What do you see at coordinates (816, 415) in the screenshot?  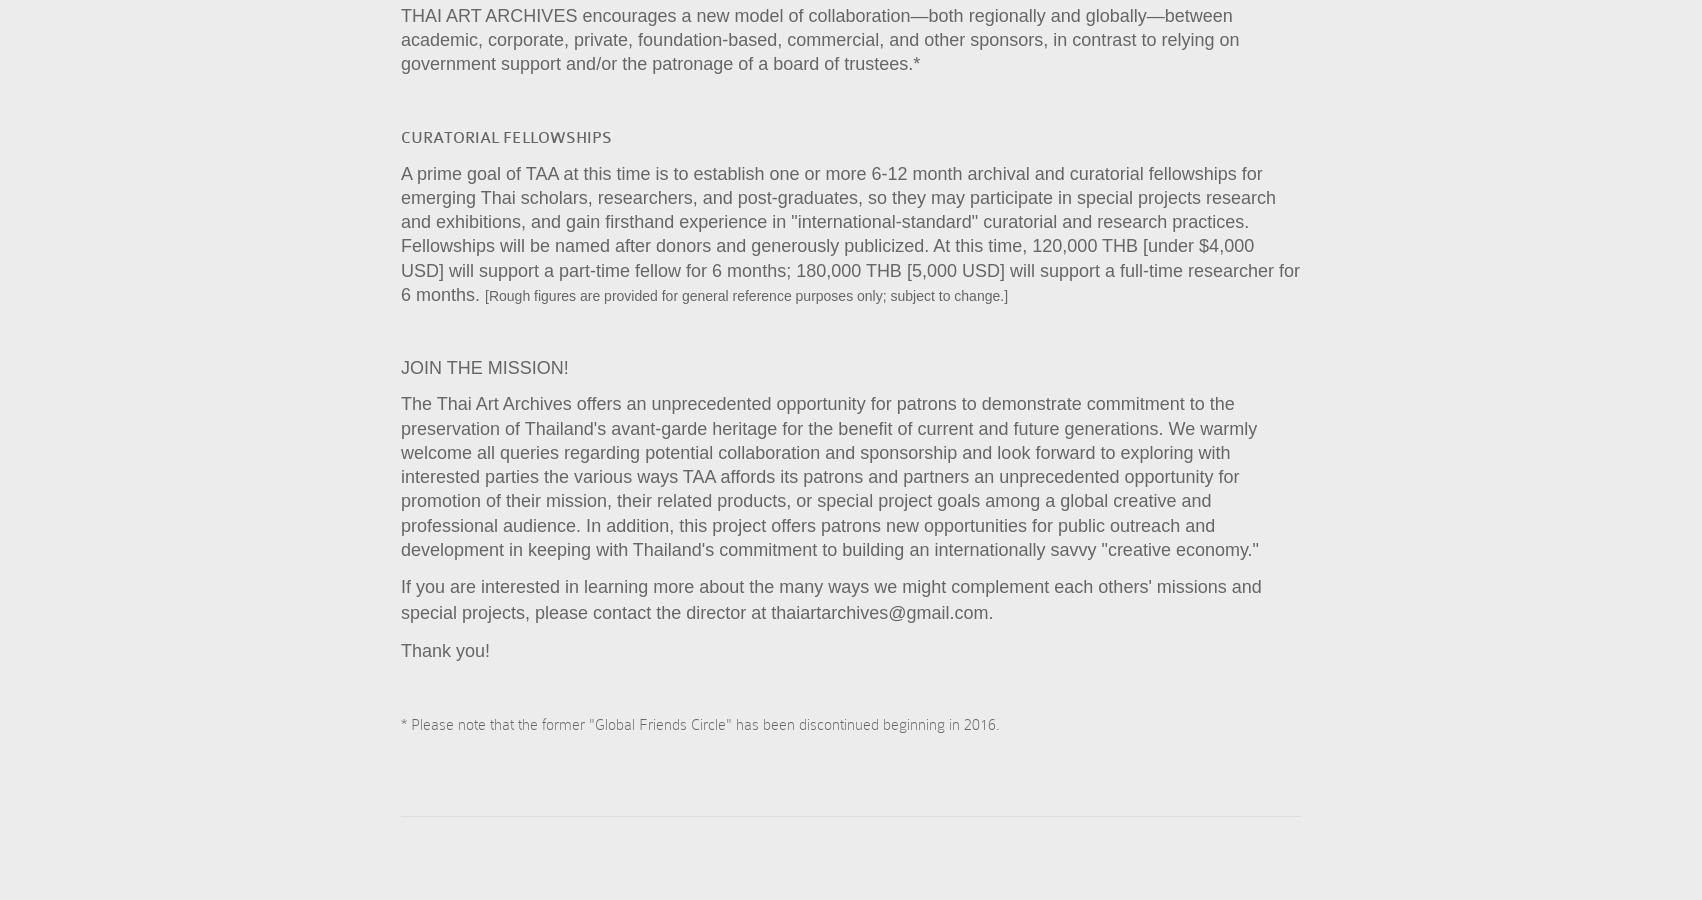 I see `'The Thai Art Archives offers an unprecedented opportunity for patrons to demonstrate commitment to the preservation of Thailand's avant-garde heritage for the benefit of current and future generations.'` at bounding box center [816, 415].